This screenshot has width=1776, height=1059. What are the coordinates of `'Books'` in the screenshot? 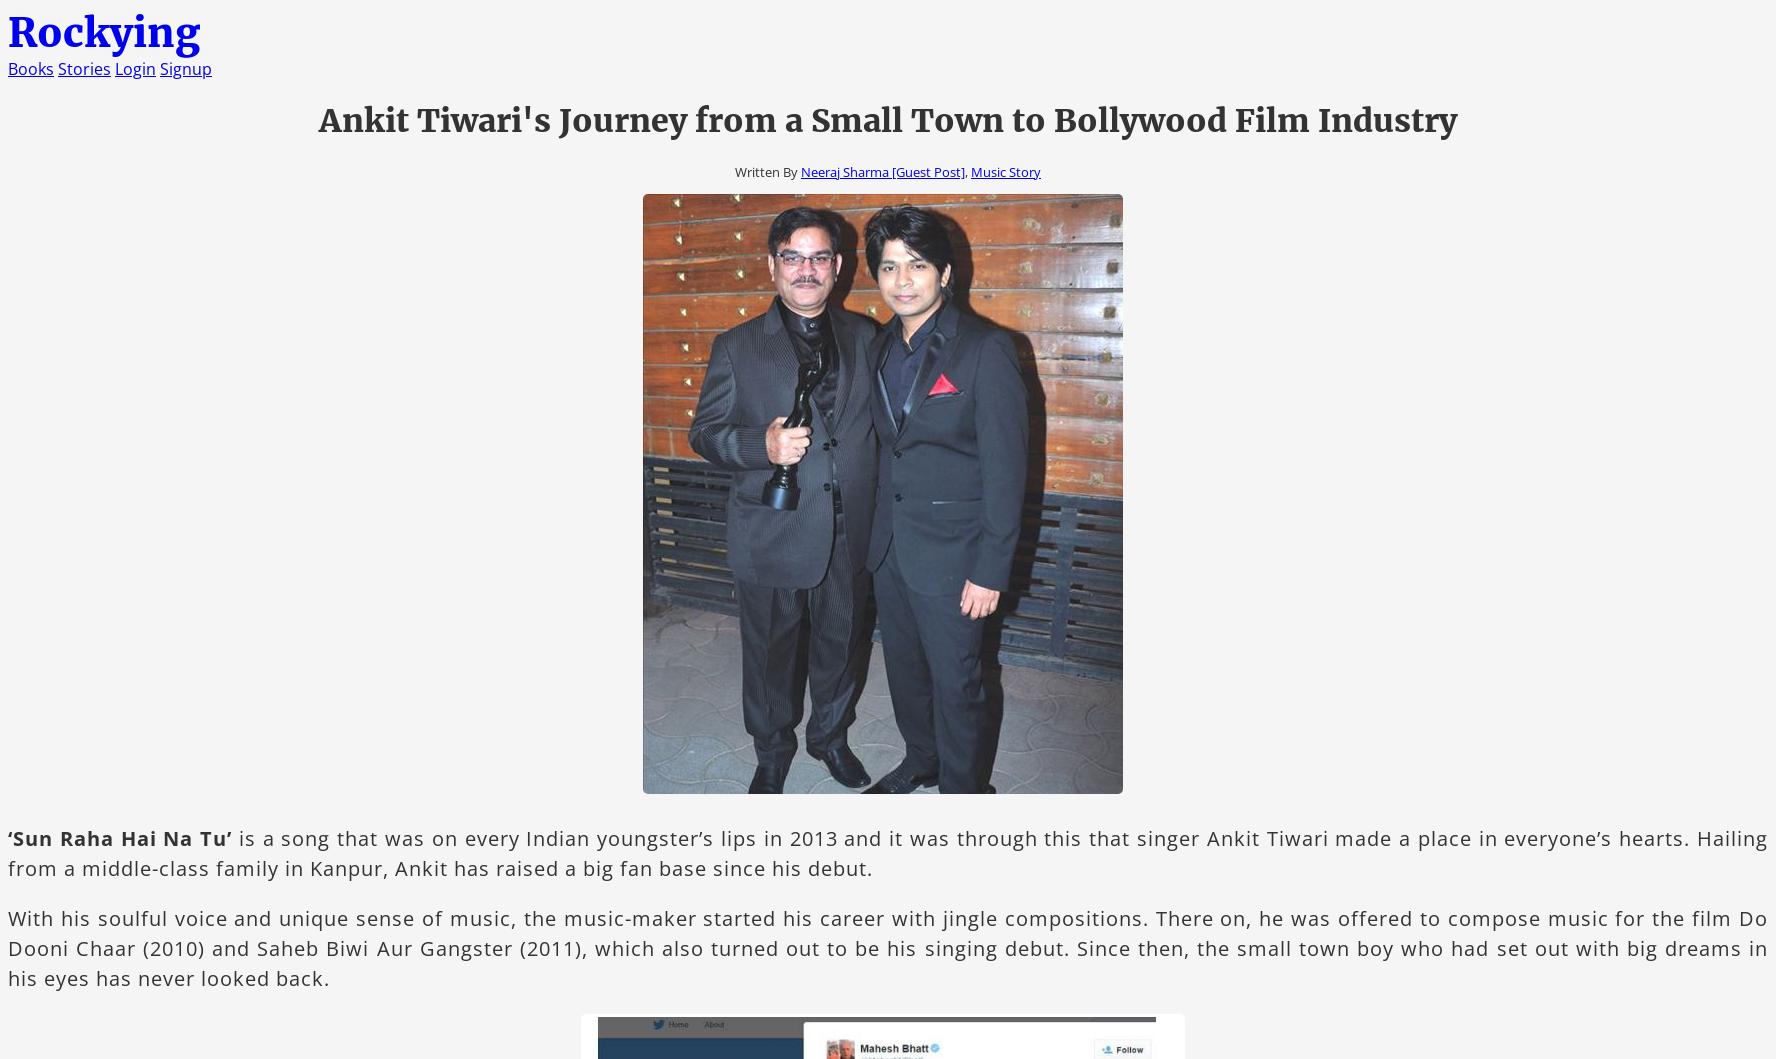 It's located at (30, 69).